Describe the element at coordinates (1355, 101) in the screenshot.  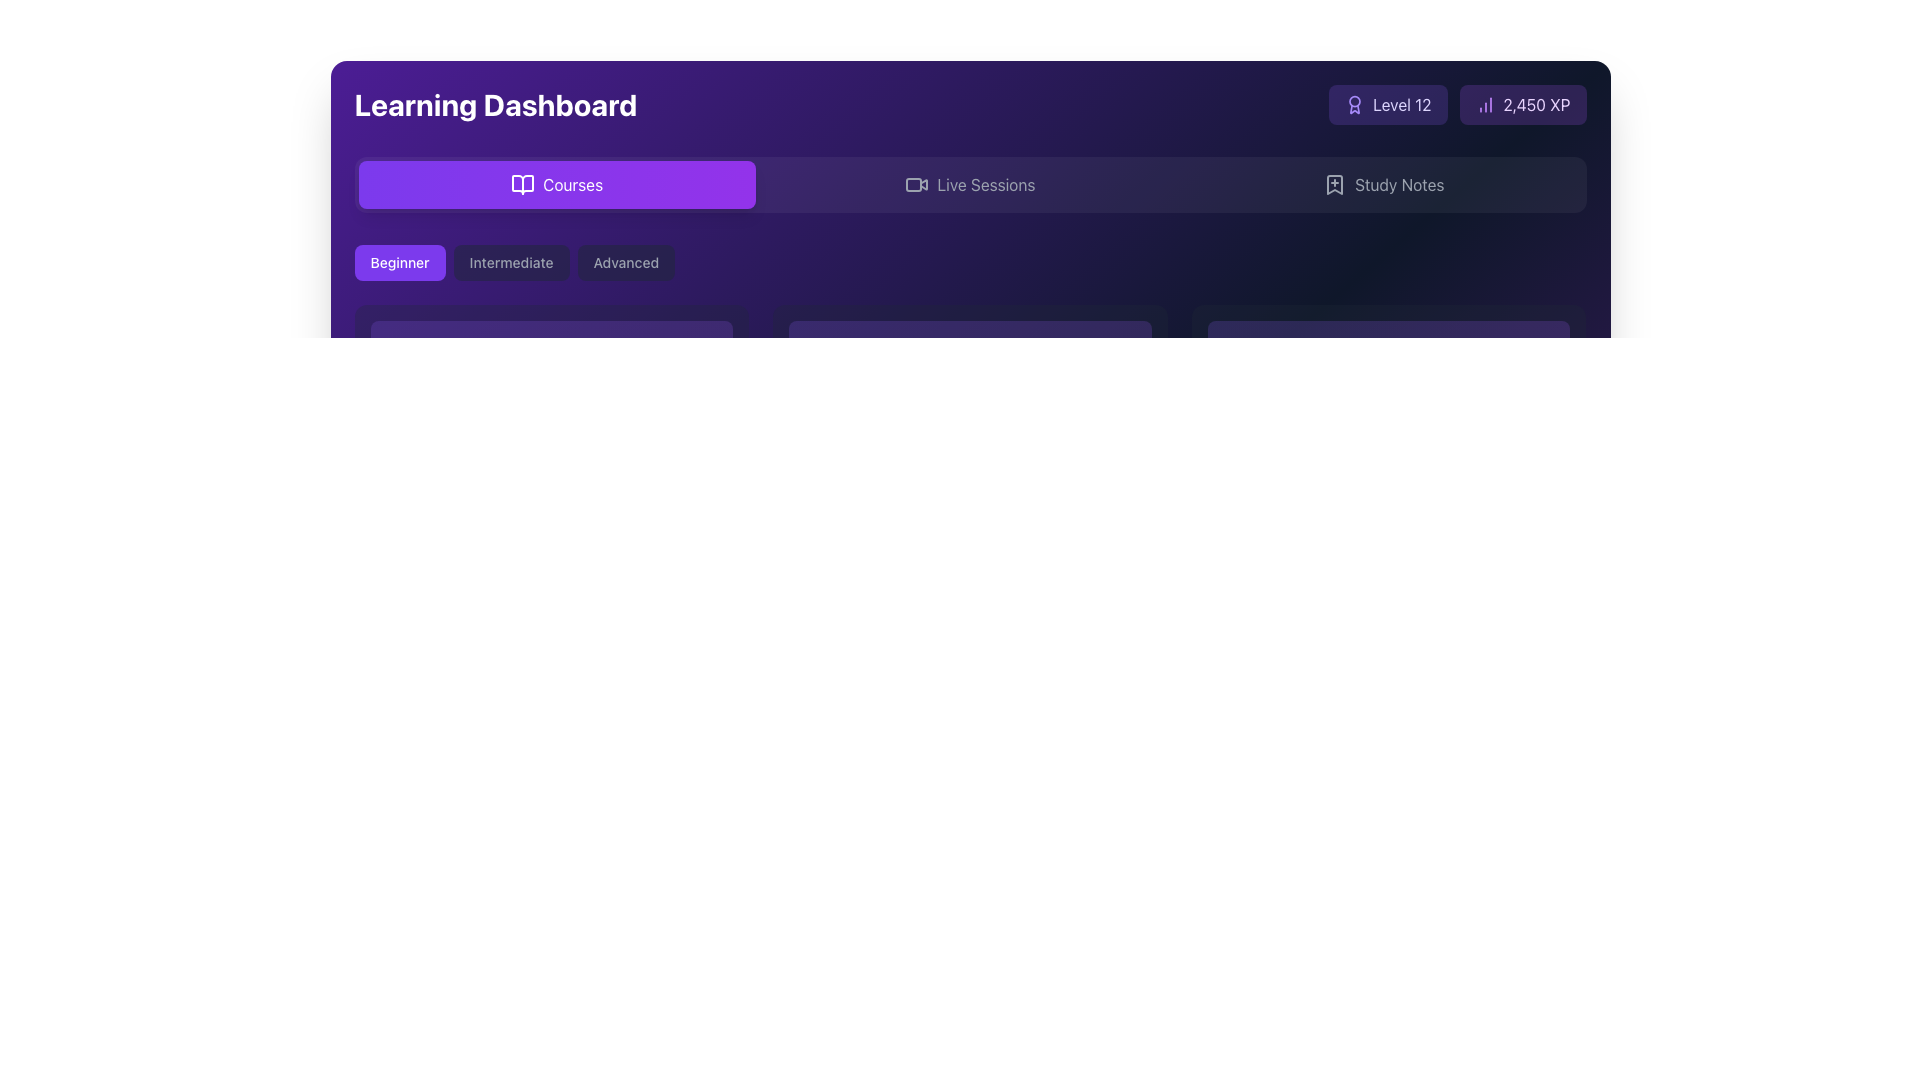
I see `the circular shape element of the SVG icon that represents an award, located at the top-right corner of the interface, just to the left of the 'Level 12' label` at that location.